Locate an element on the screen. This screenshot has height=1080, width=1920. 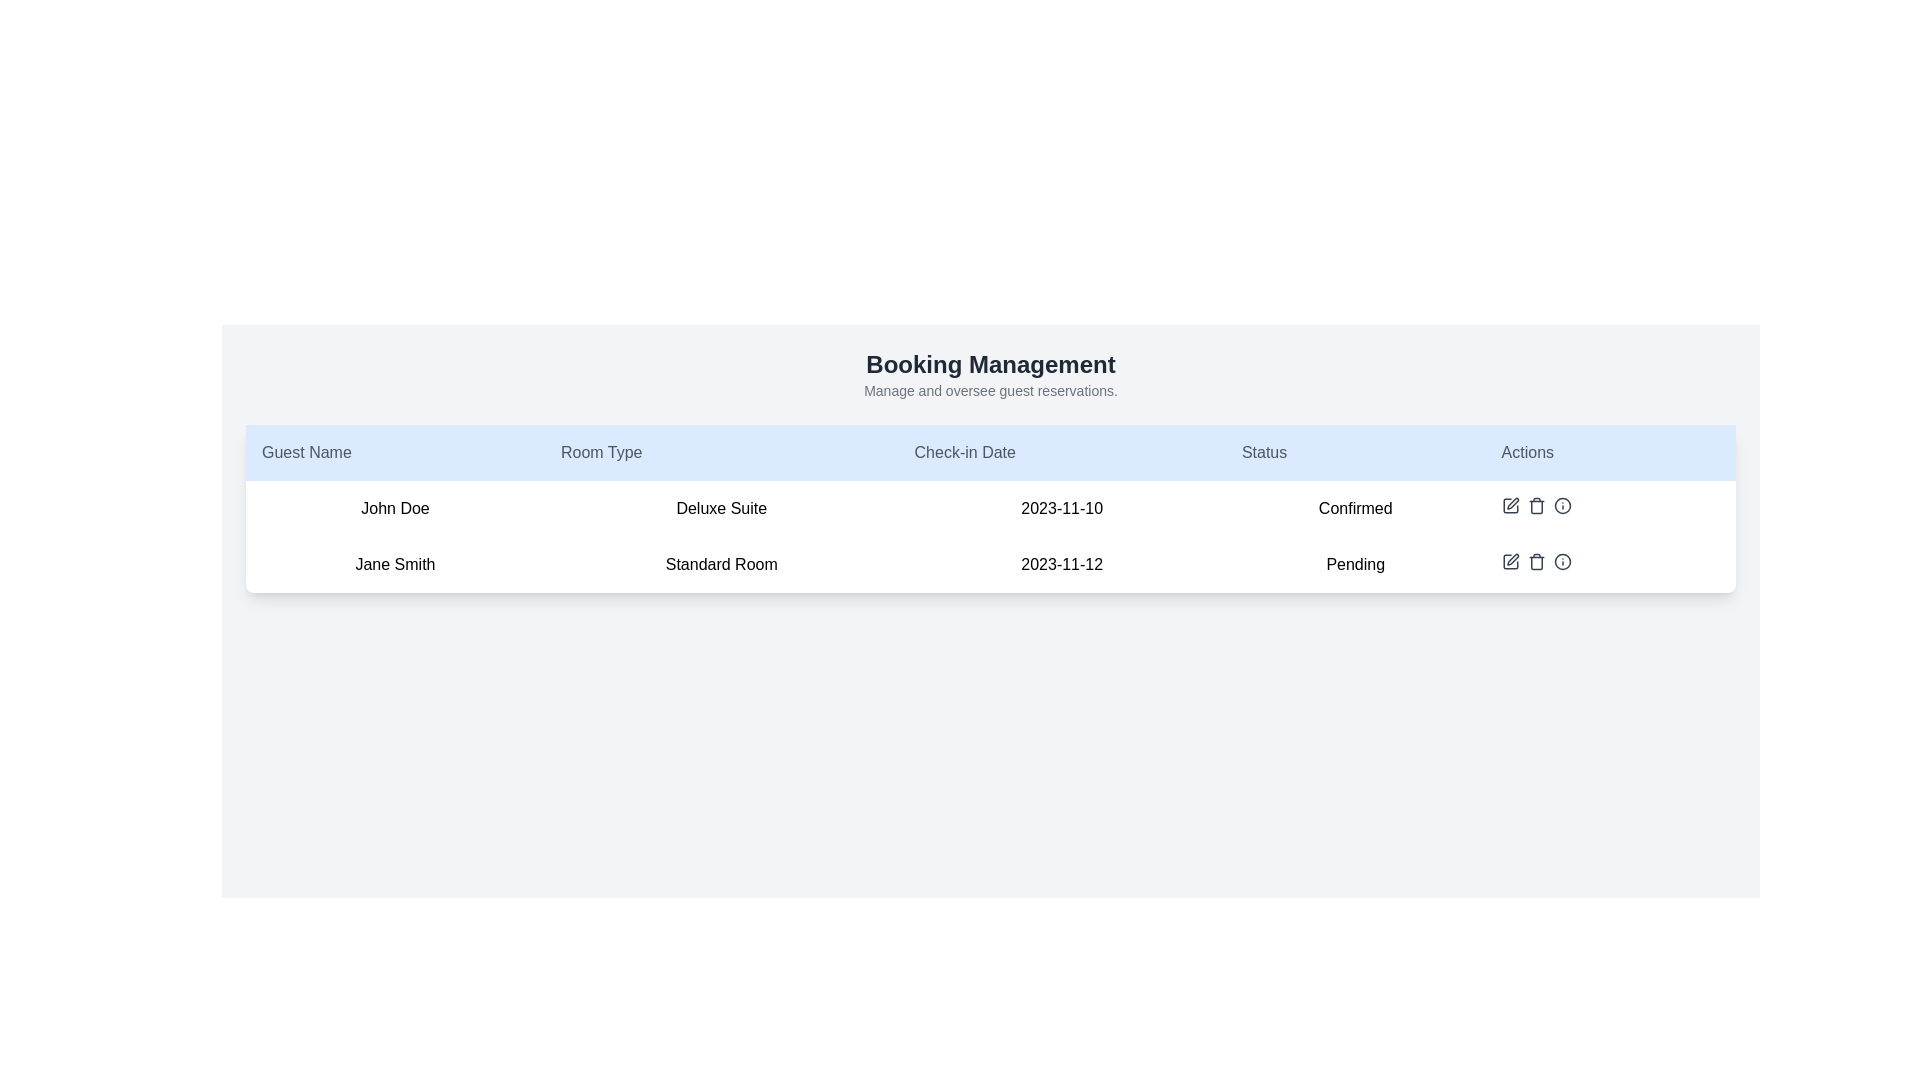
text content from the Table Header Row that labels the columns of guest details such as name, room type, check-in date, status, and actions is located at coordinates (990, 452).